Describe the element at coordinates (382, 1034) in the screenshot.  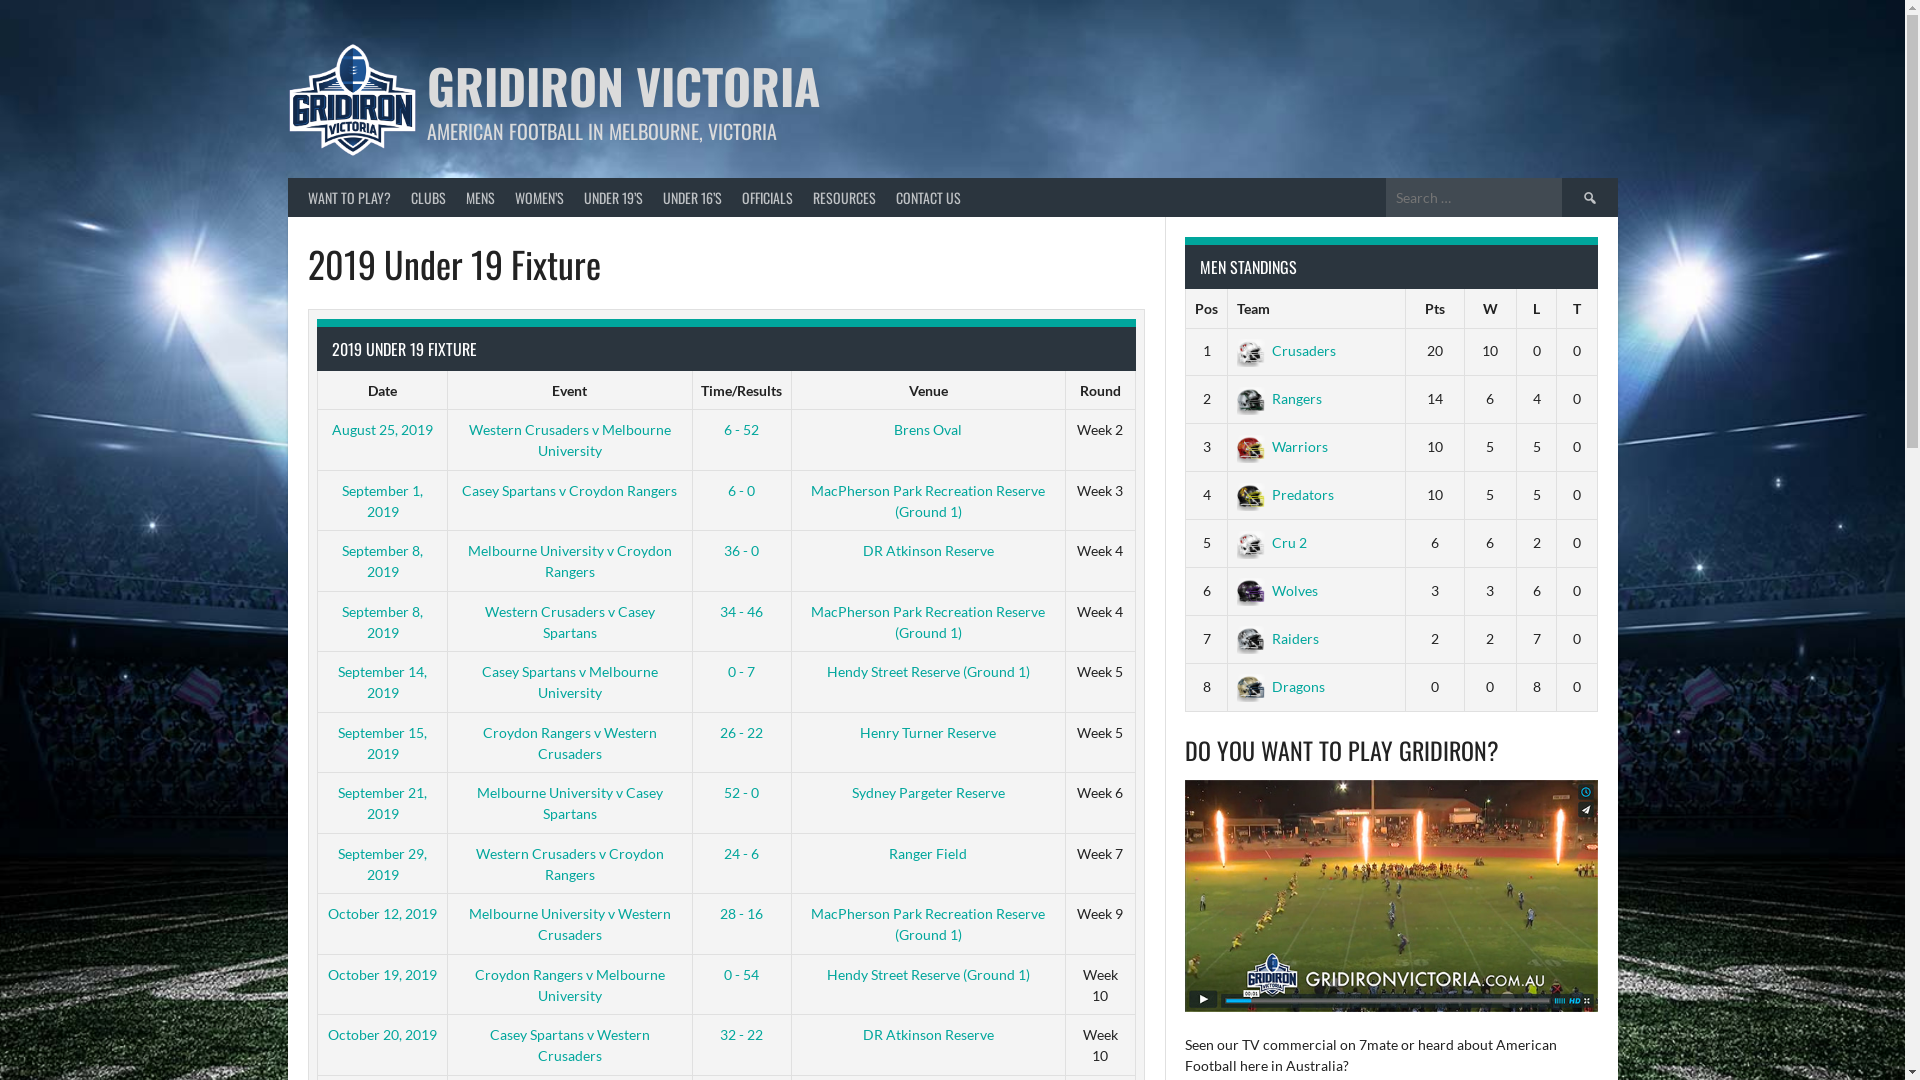
I see `'October 20, 2019'` at that location.